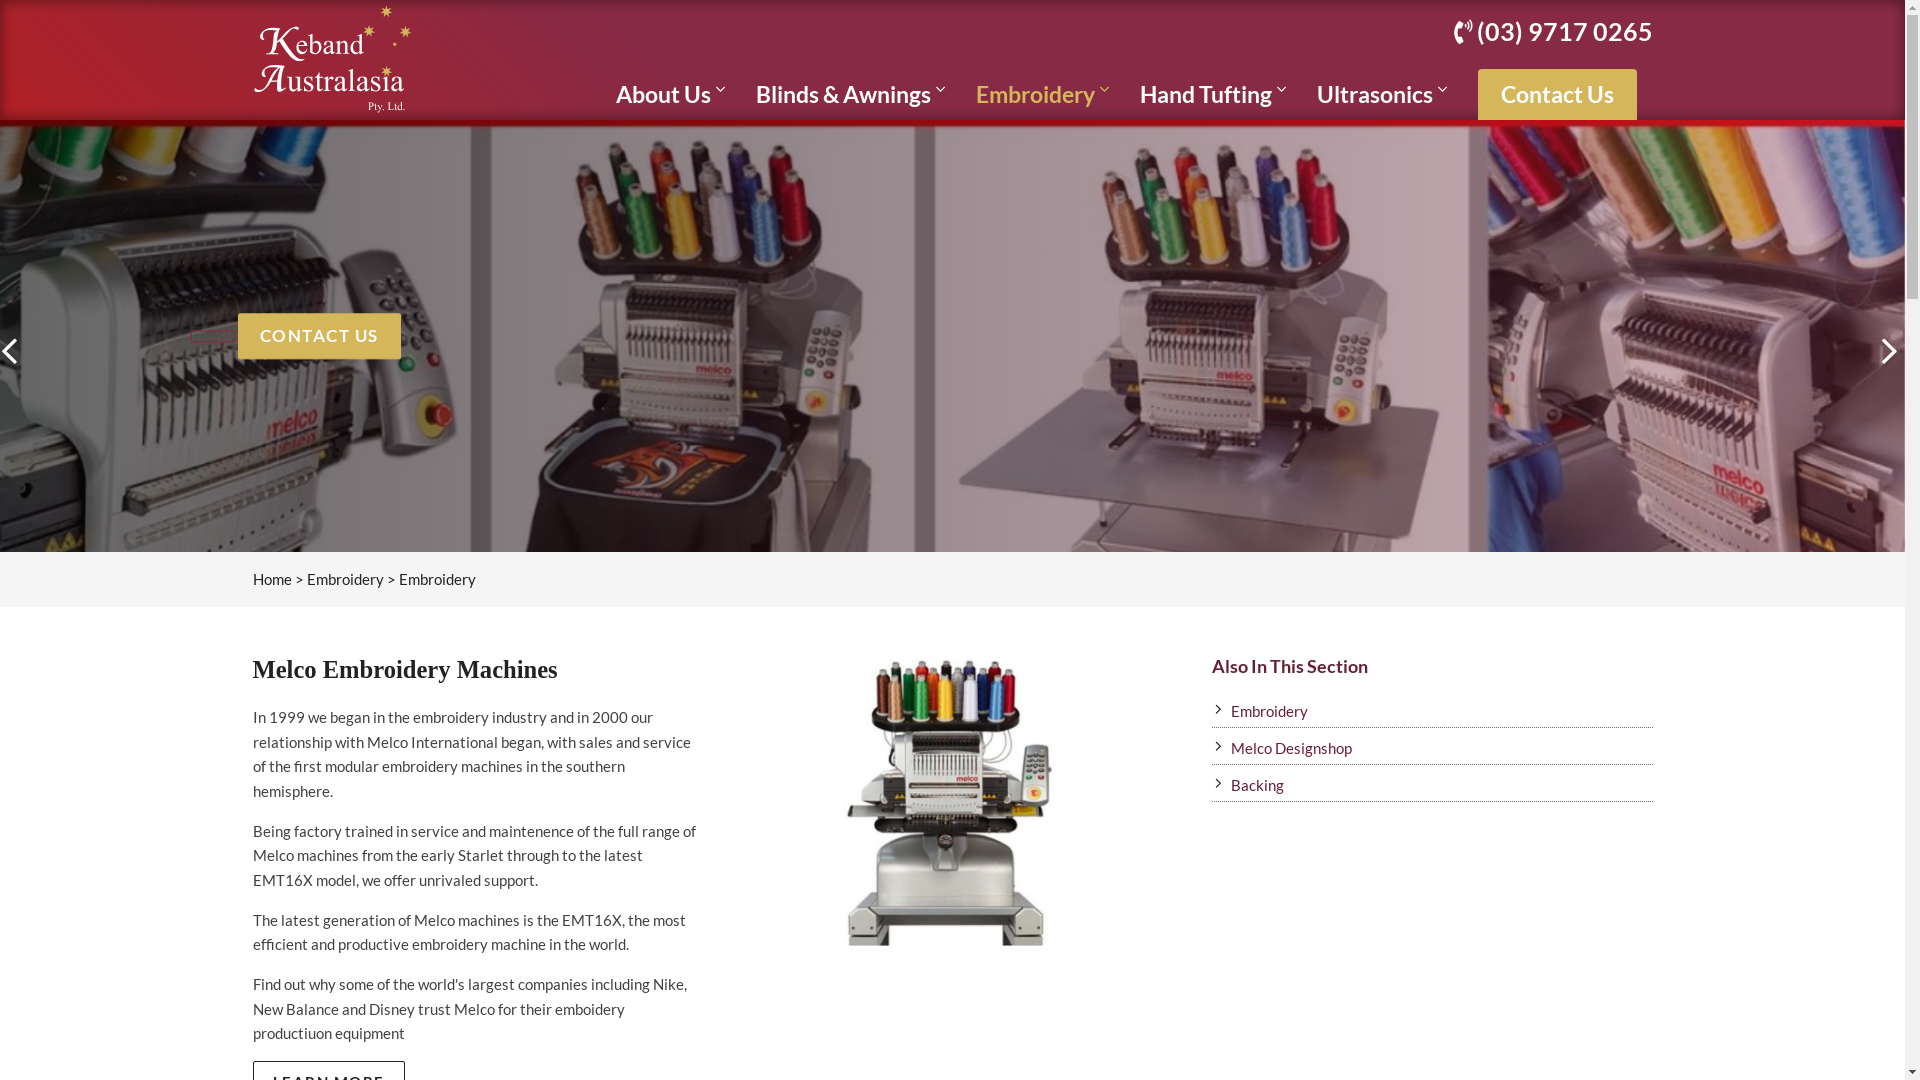 This screenshot has height=1080, width=1920. I want to click on 'Hand Tufting', so click(1212, 94).